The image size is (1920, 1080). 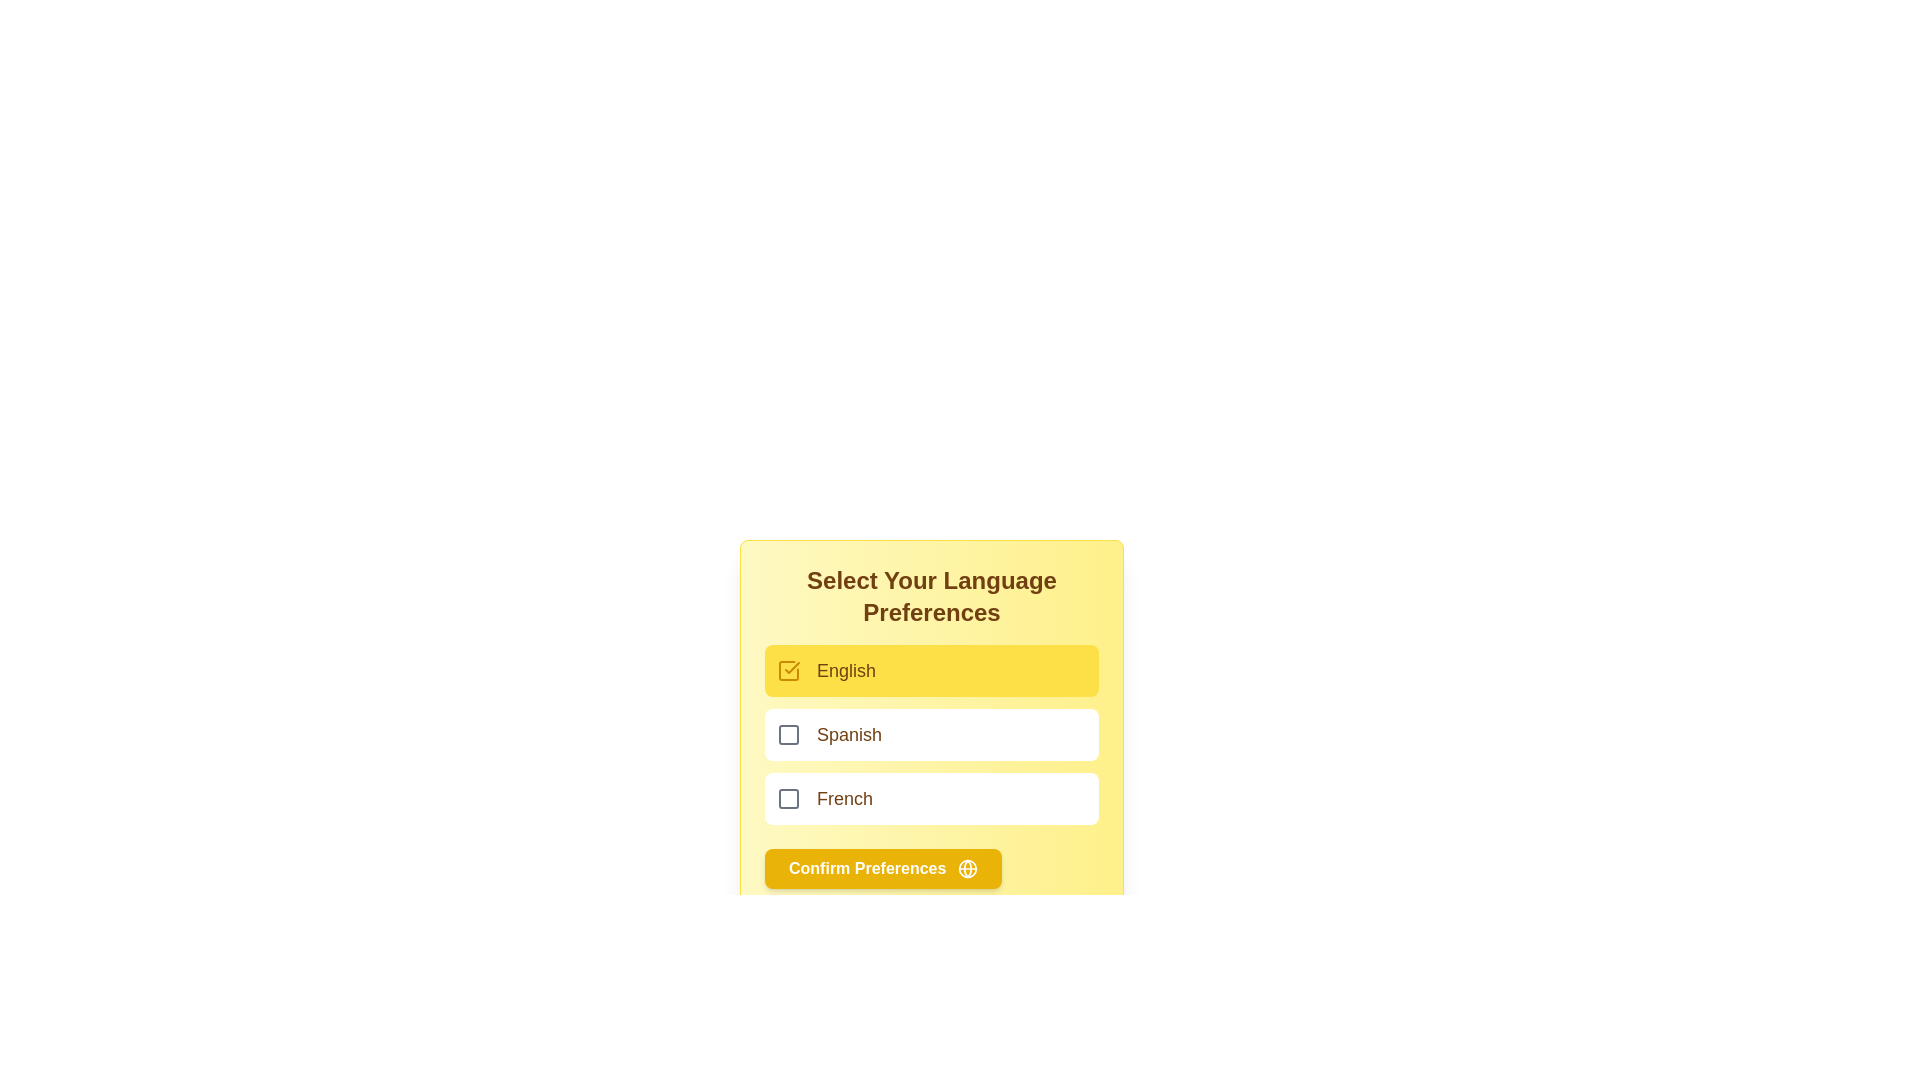 What do you see at coordinates (787, 797) in the screenshot?
I see `the checkbox for the French language selection, which is a small square checkbox with rounded corners located in the bottom section of the language selection list, adjacent to the label 'French'` at bounding box center [787, 797].